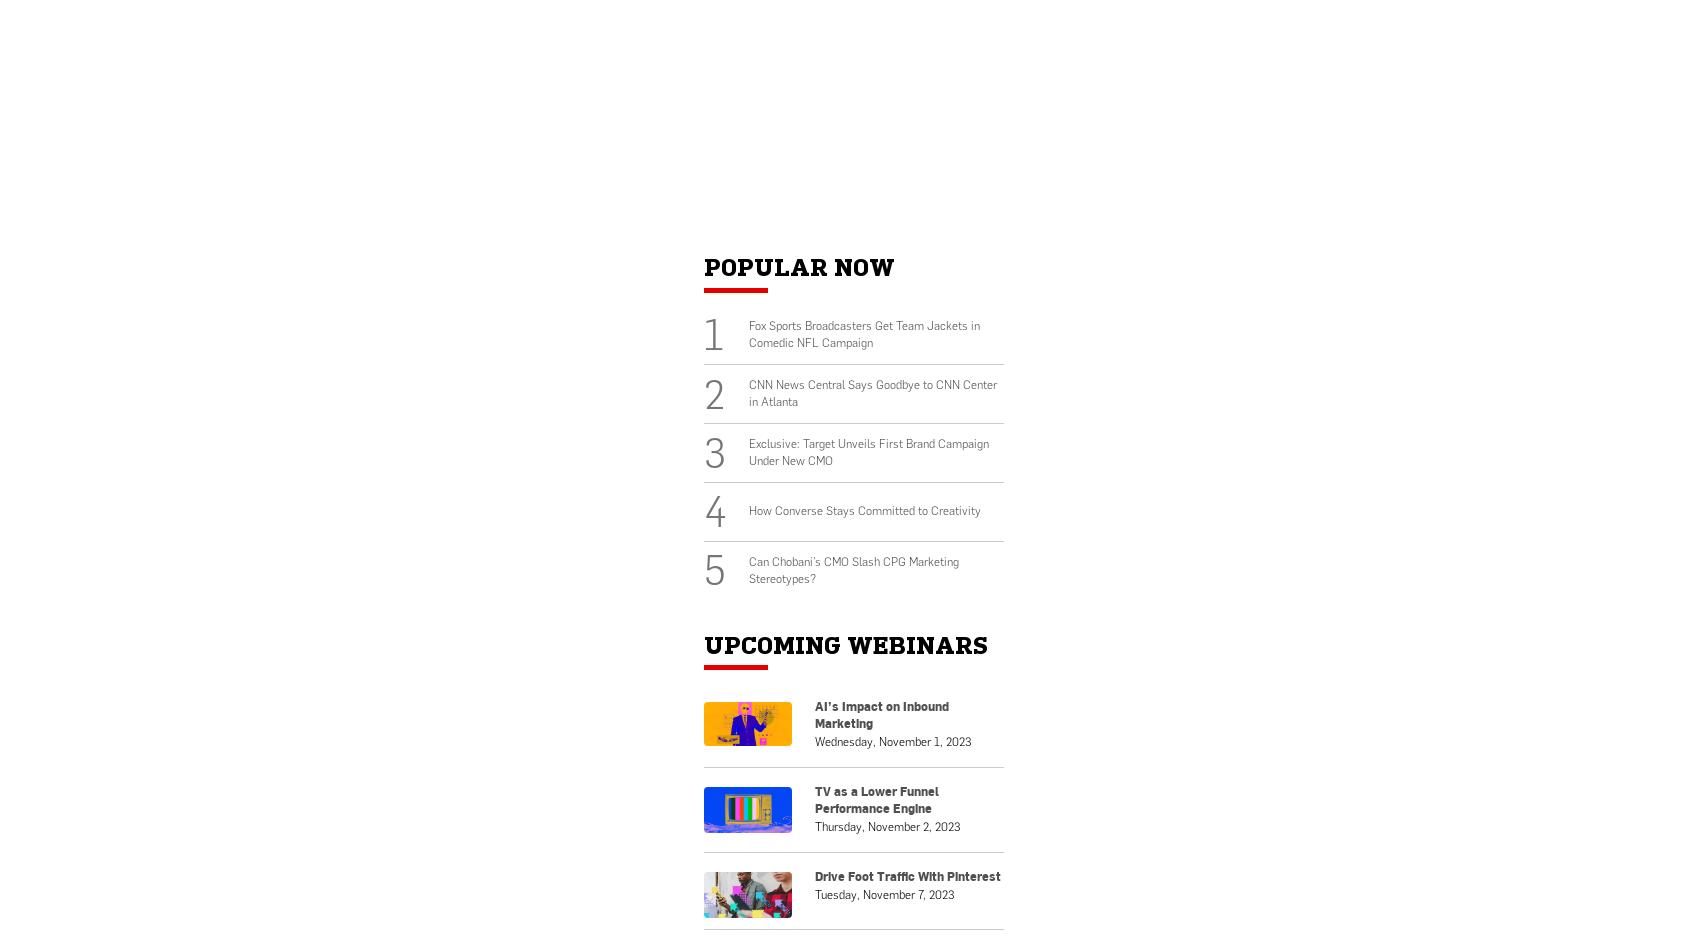  I want to click on 'CNN News Central Says Goodbye to CNN Center in Atlanta', so click(870, 392).